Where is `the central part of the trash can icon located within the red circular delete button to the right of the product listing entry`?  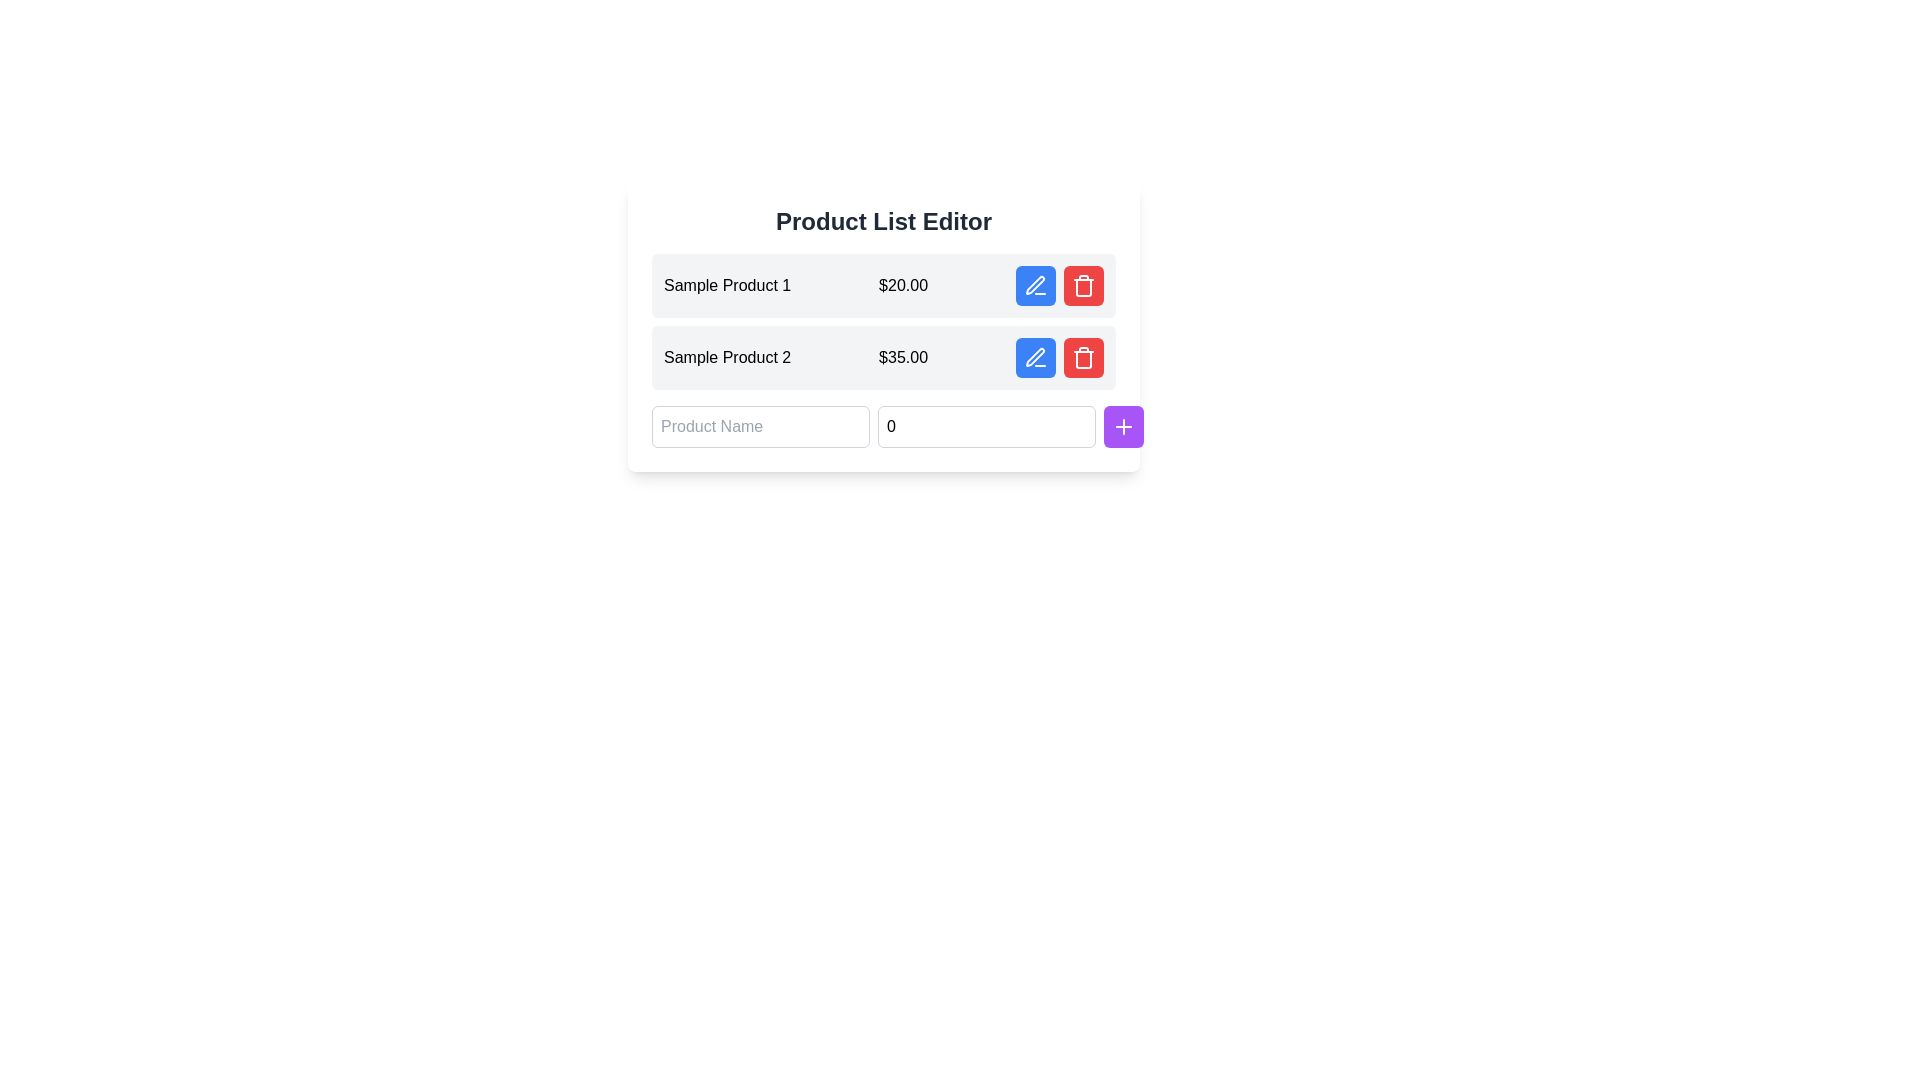
the central part of the trash can icon located within the red circular delete button to the right of the product listing entry is located at coordinates (1083, 358).